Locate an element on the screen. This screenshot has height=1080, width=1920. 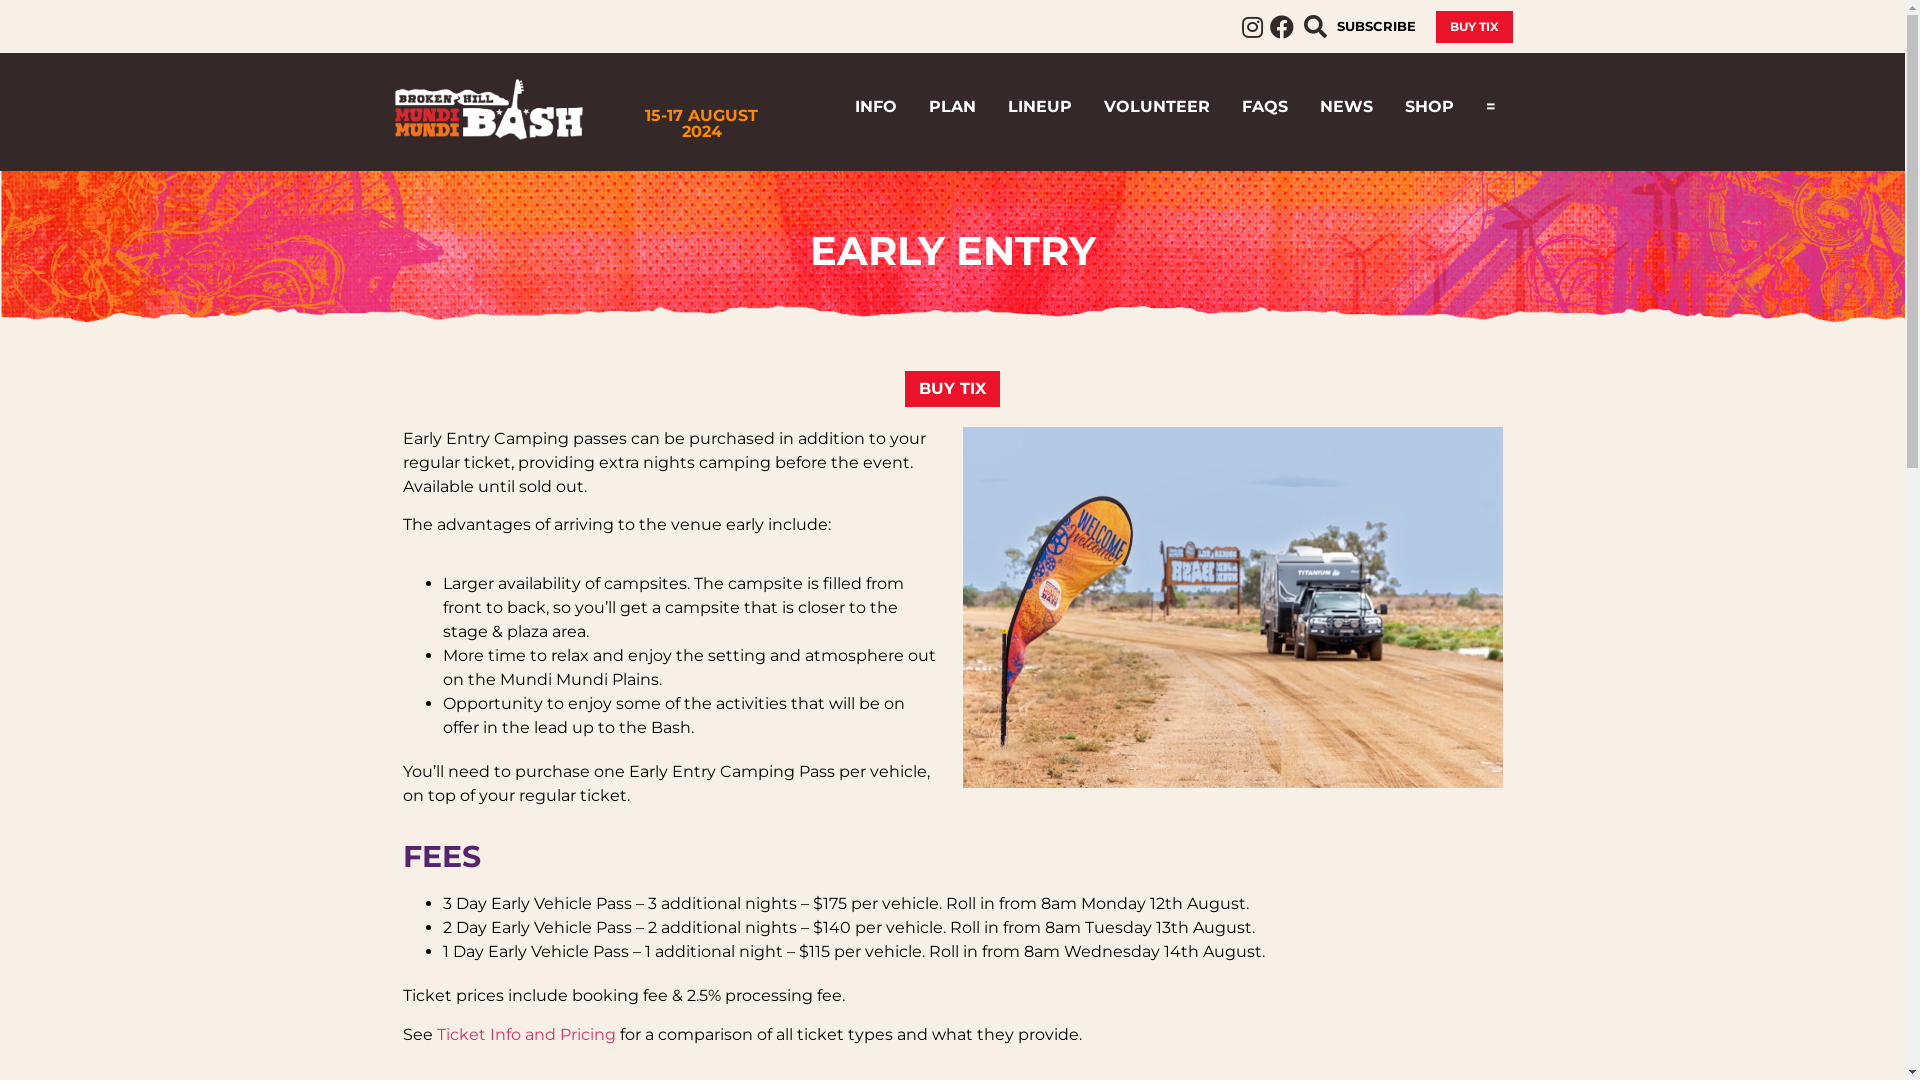
'VOLUNTEER' is located at coordinates (1156, 107).